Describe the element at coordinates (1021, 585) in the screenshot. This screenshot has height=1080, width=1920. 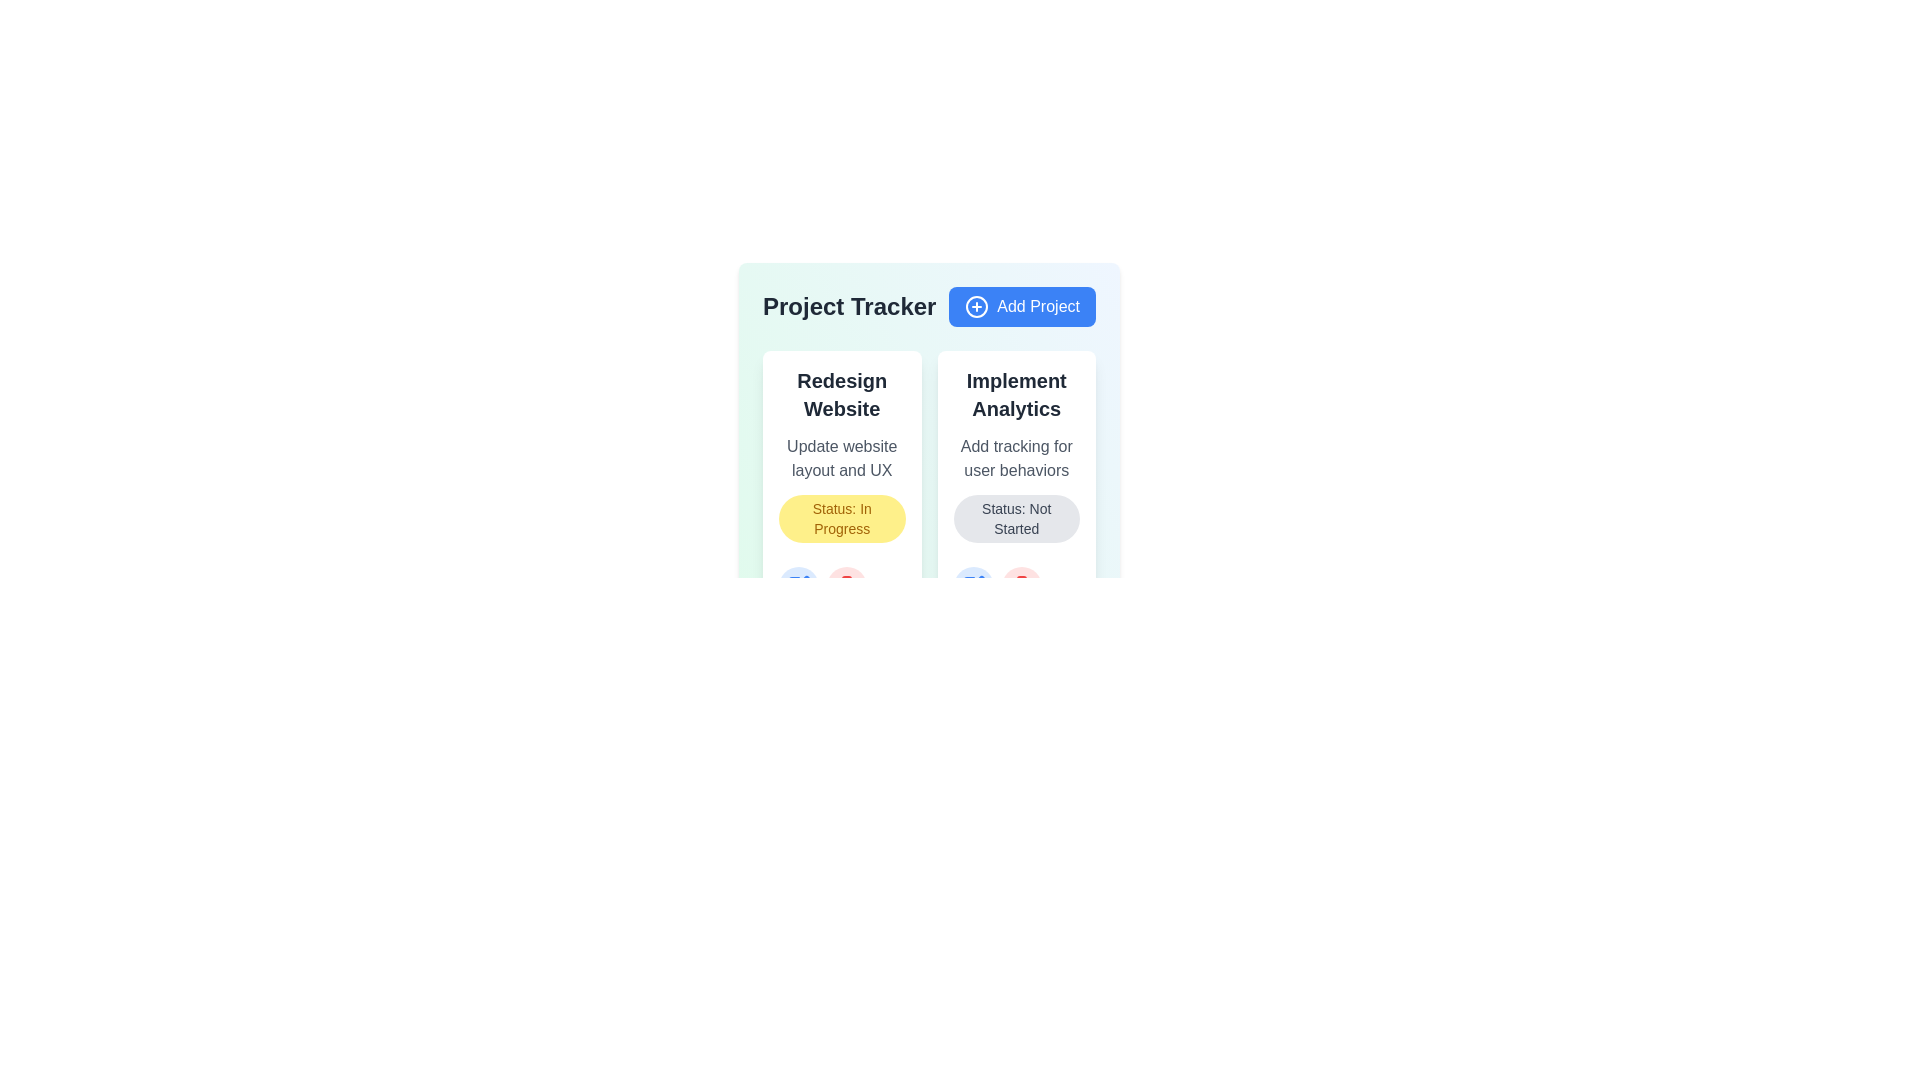
I see `delete button for the project card with the title Implement Analytics` at that location.